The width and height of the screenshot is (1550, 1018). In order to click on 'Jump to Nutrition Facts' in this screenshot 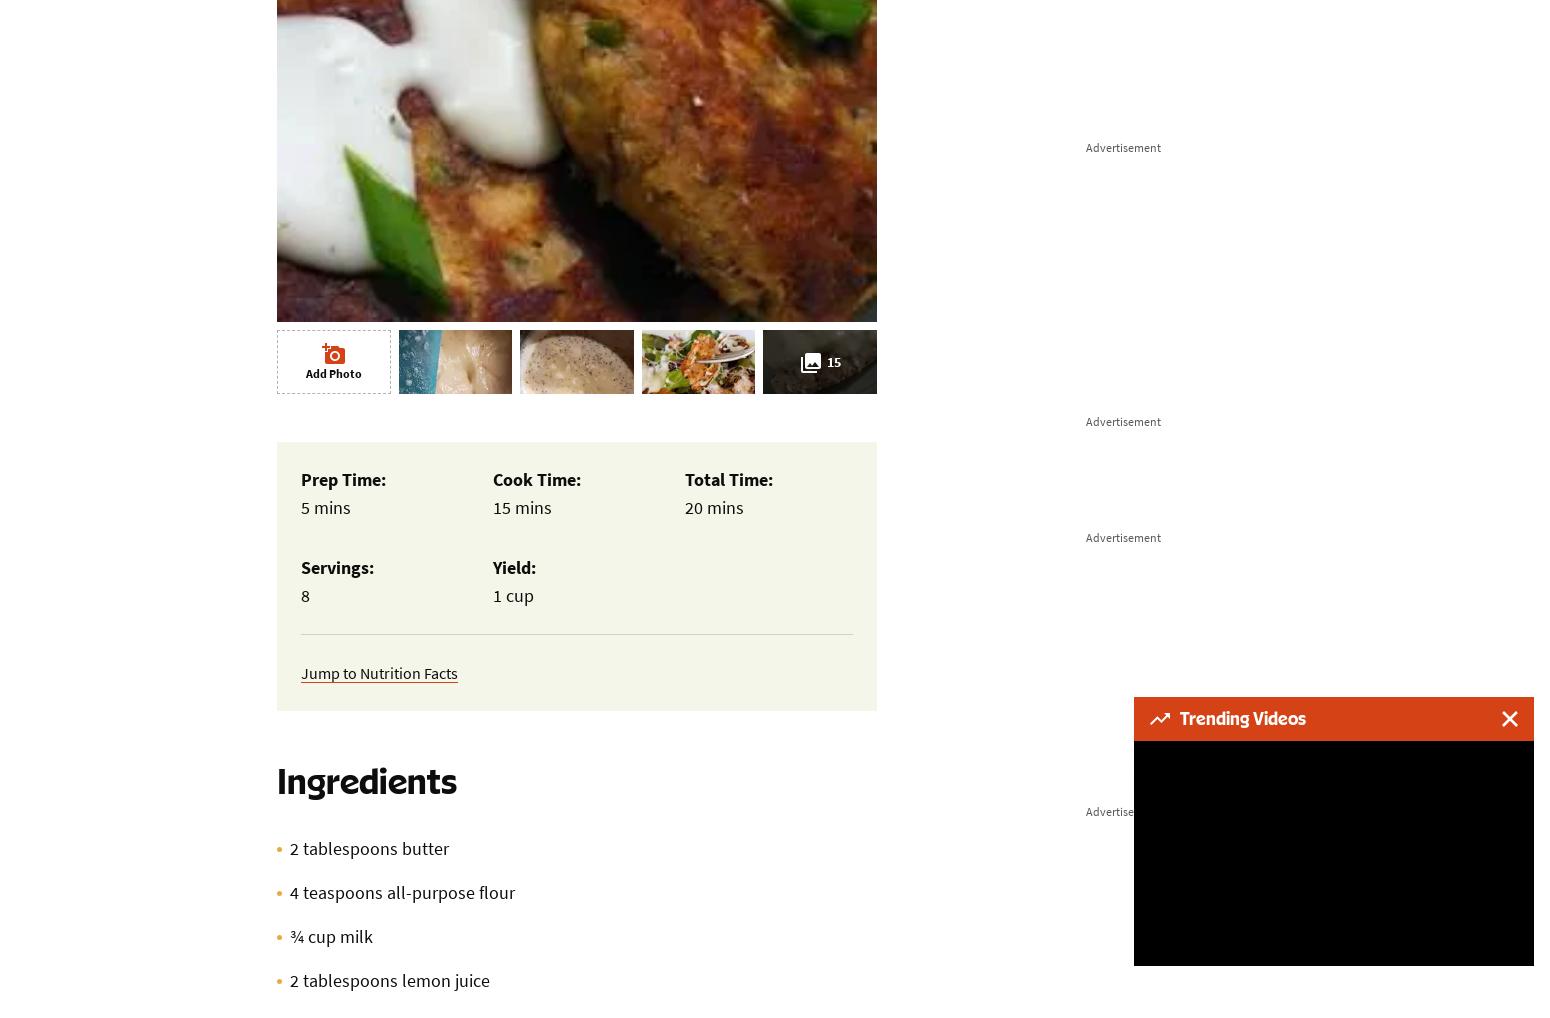, I will do `click(378, 672)`.